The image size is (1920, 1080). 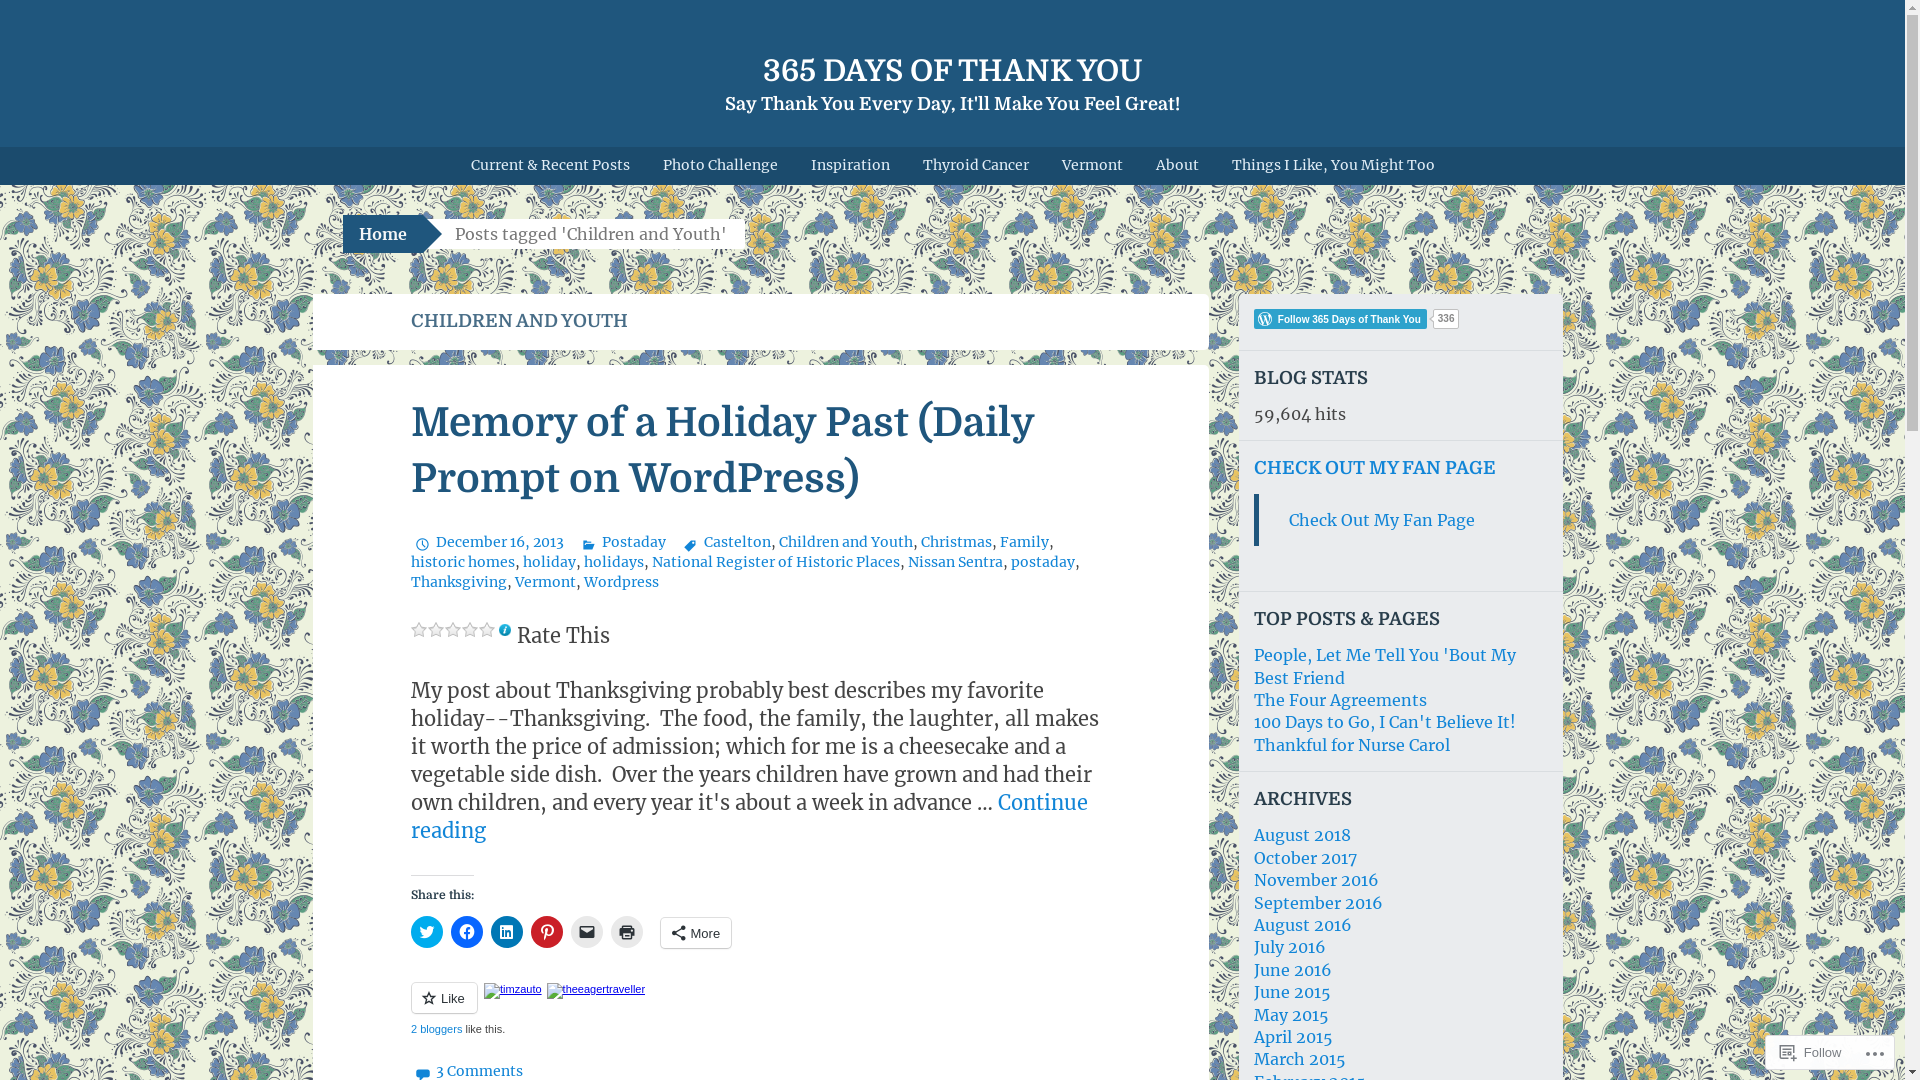 I want to click on 'Thanksgiving', so click(x=456, y=582).